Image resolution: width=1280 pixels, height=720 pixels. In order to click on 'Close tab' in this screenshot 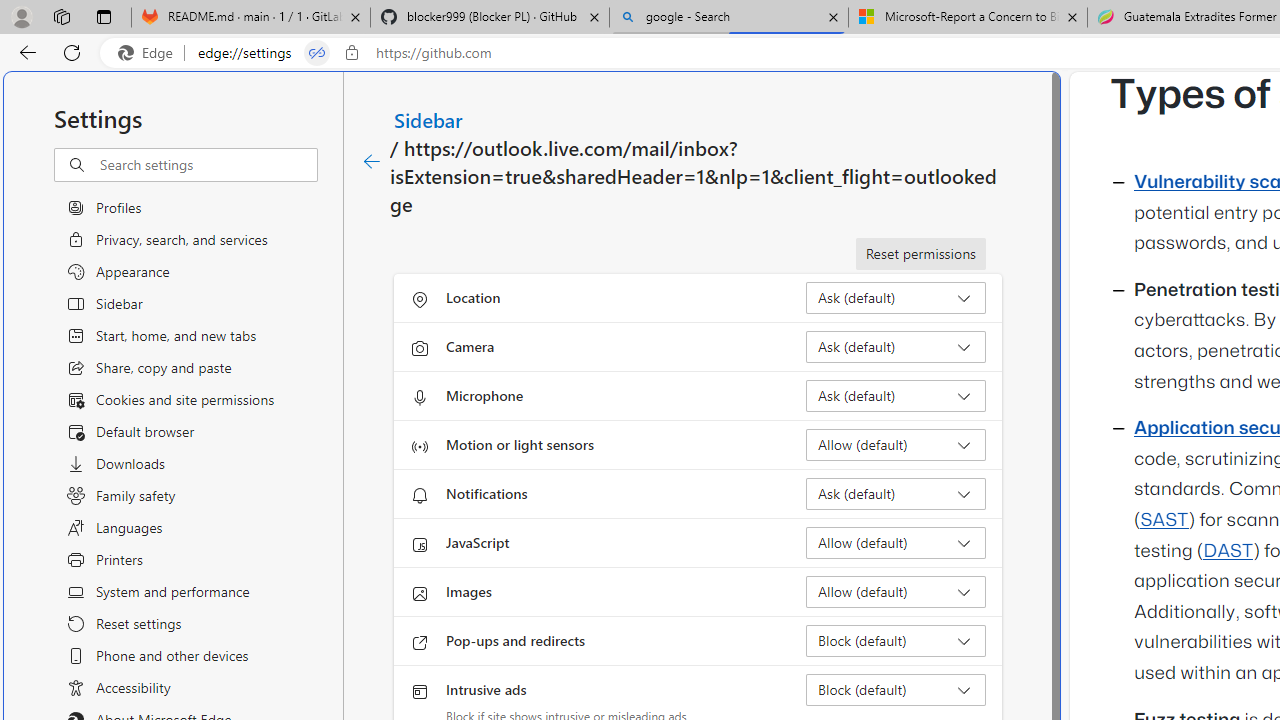, I will do `click(1071, 17)`.